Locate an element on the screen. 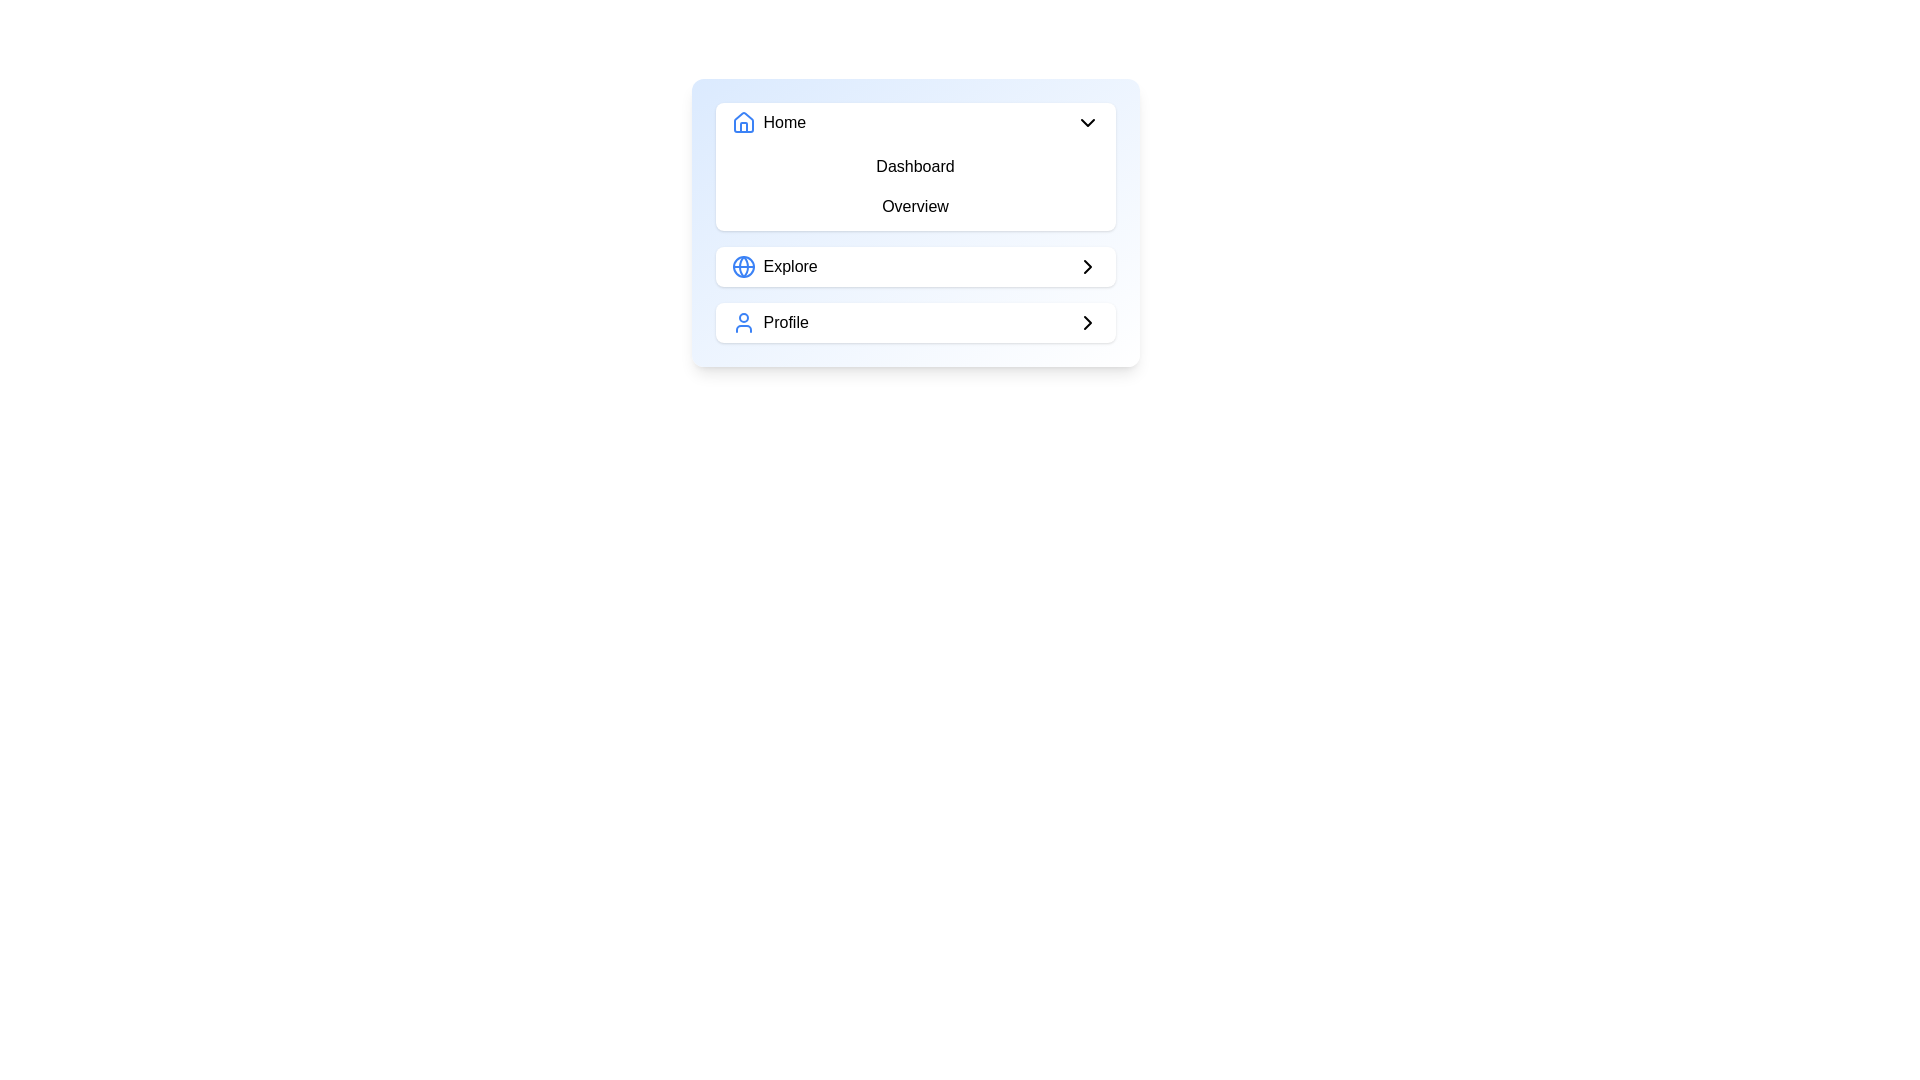 The image size is (1920, 1080). the blue outlined circular vector graphic located at the center of the globe icon in the second row of the 'Explore' vertical navigation menu is located at coordinates (742, 265).